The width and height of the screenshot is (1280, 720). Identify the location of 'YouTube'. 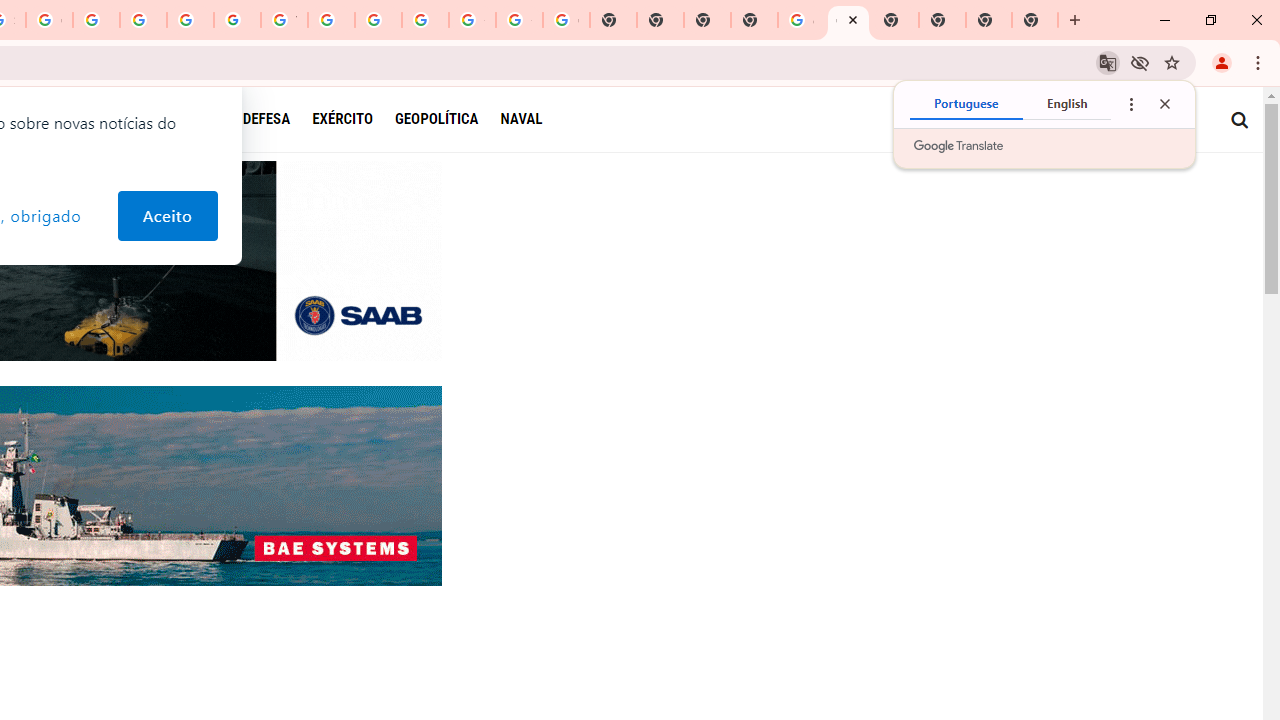
(283, 20).